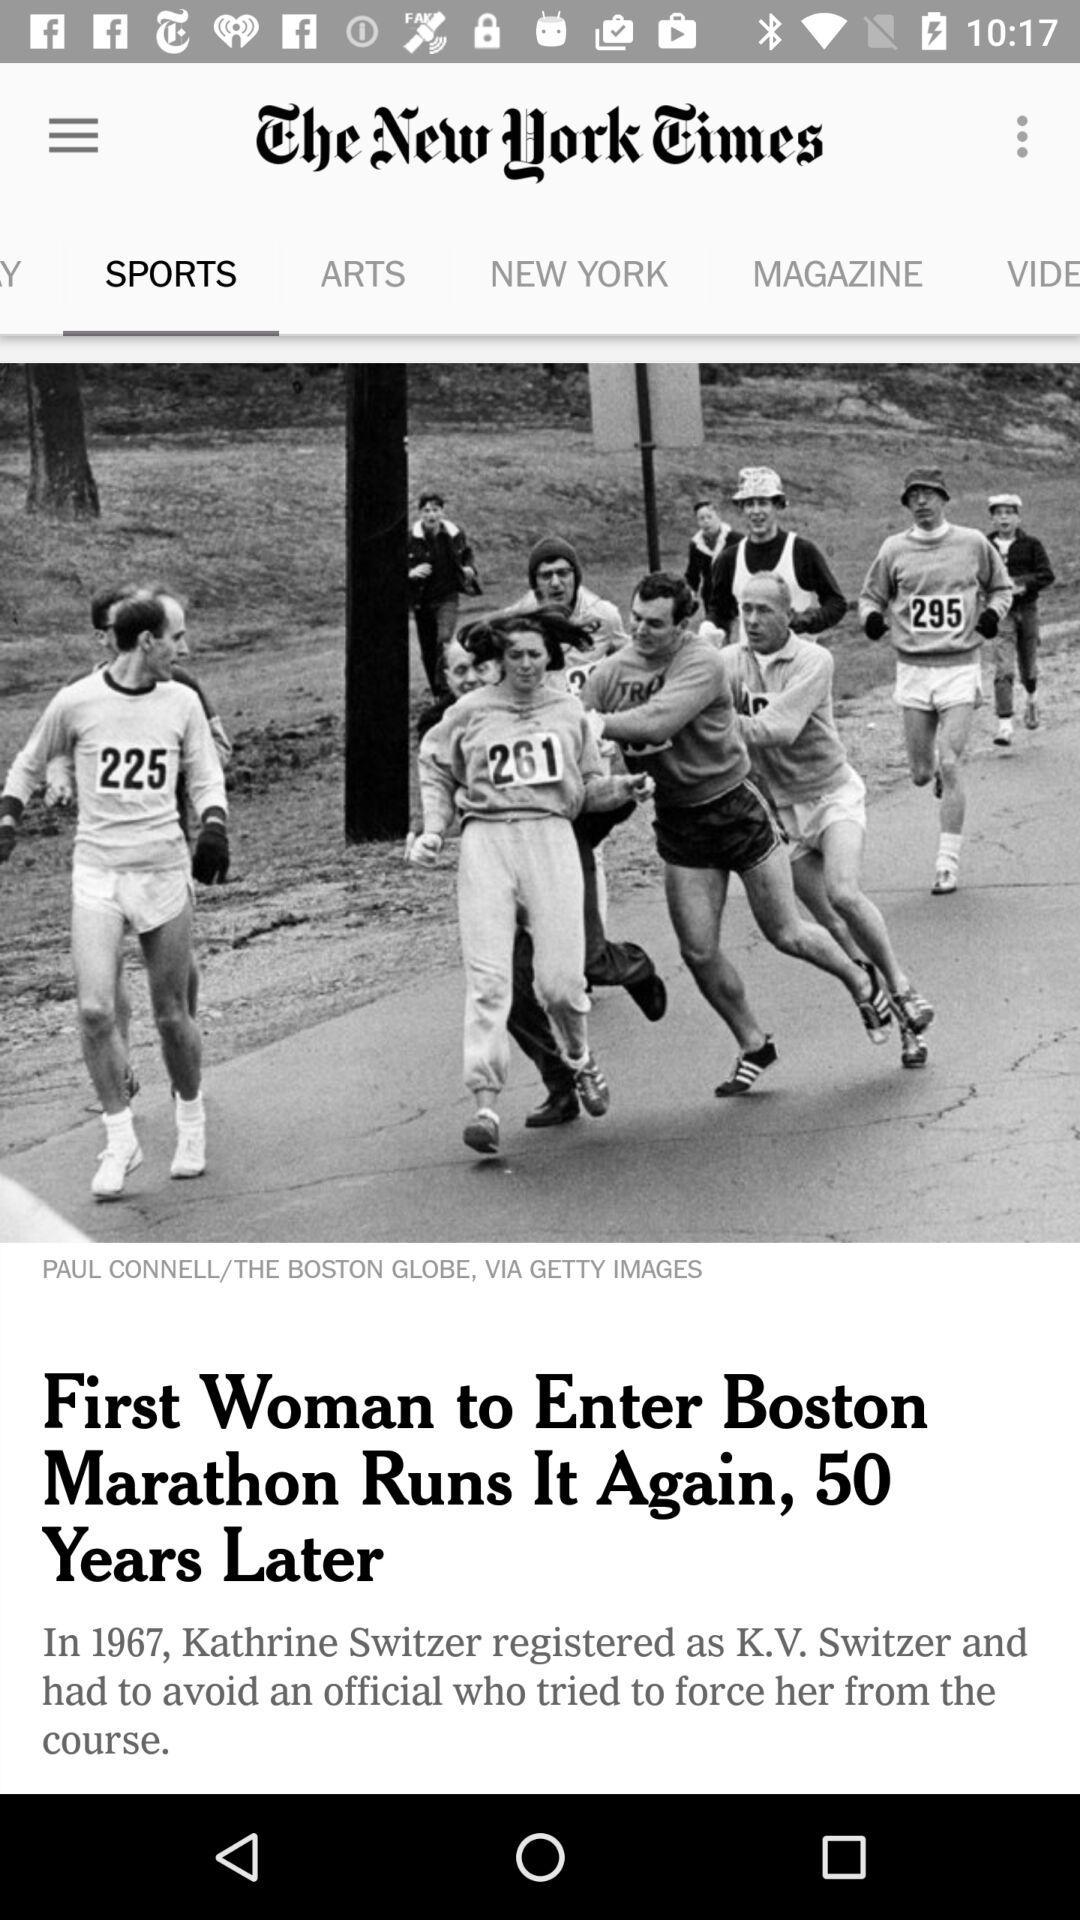  Describe the element at coordinates (169, 272) in the screenshot. I see `icon to the left of arts icon` at that location.